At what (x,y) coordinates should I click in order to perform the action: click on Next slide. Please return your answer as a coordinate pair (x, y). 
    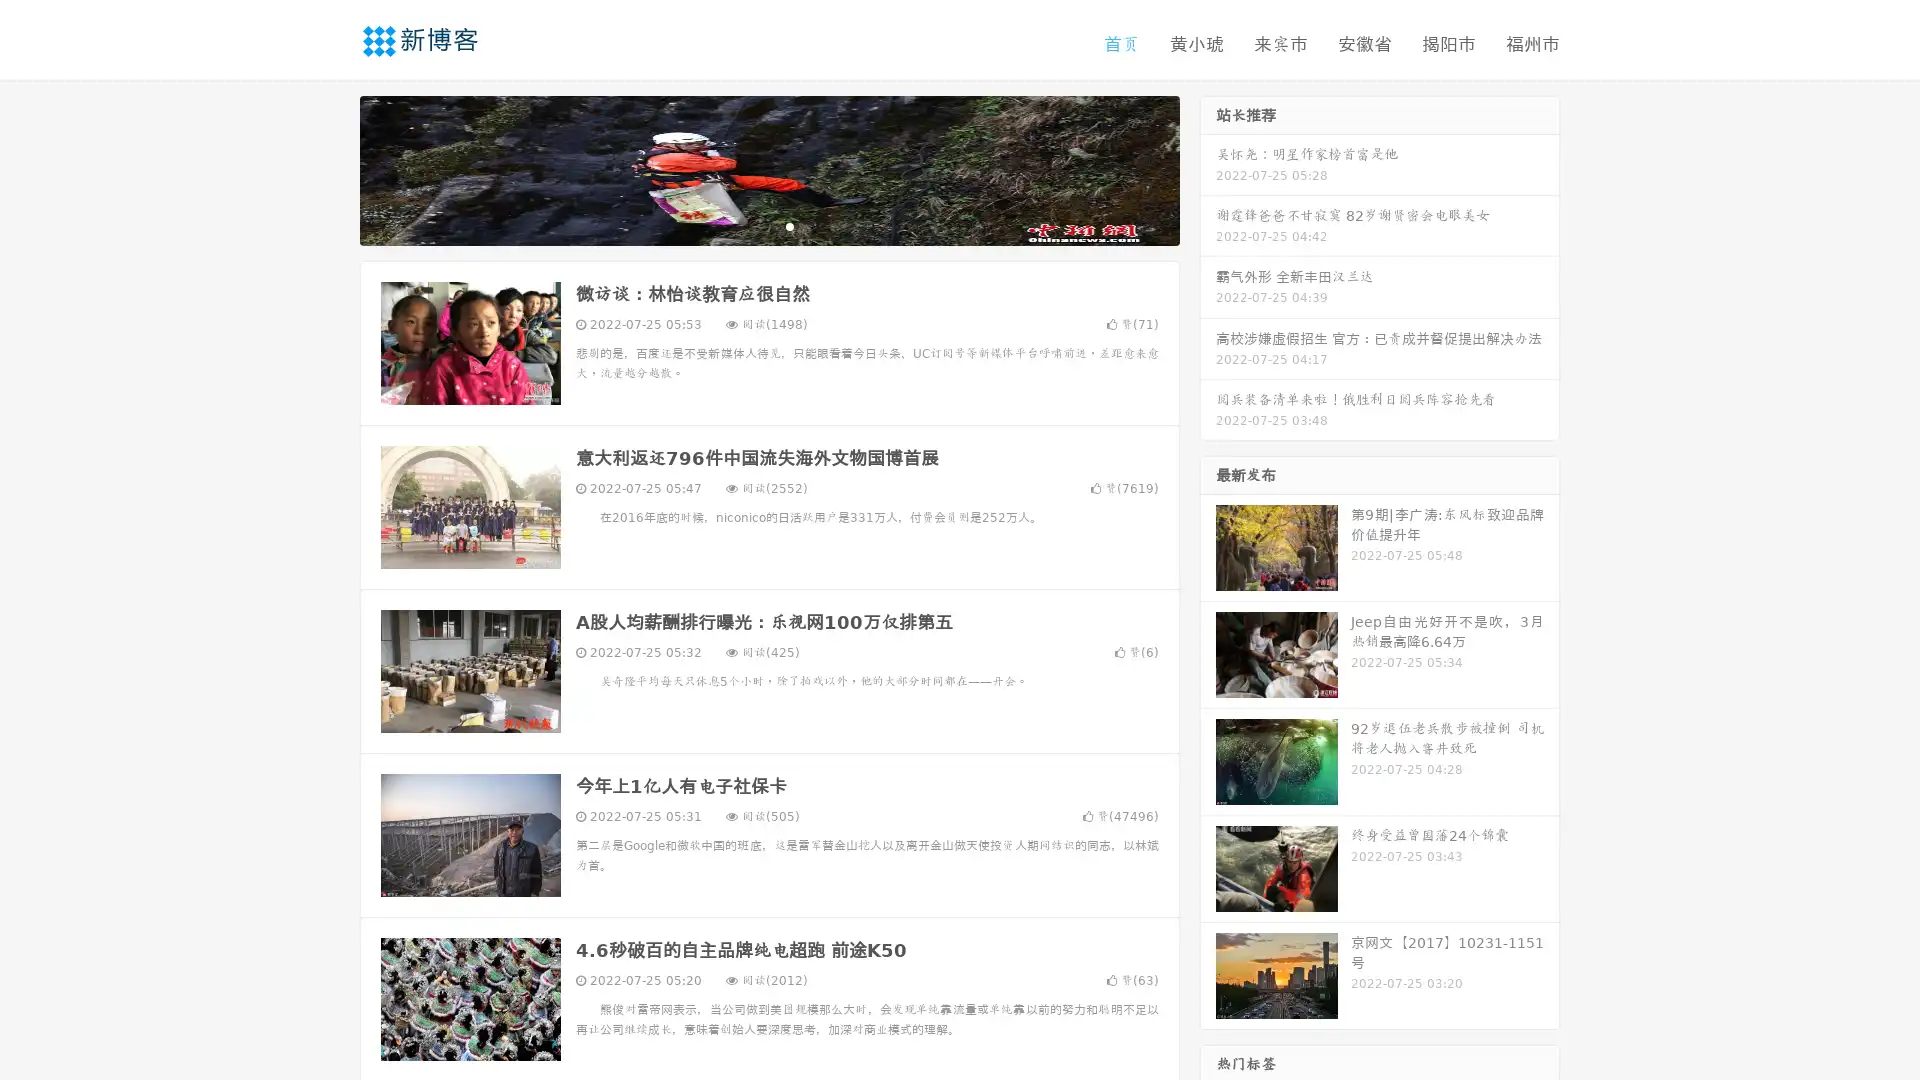
    Looking at the image, I should click on (1208, 168).